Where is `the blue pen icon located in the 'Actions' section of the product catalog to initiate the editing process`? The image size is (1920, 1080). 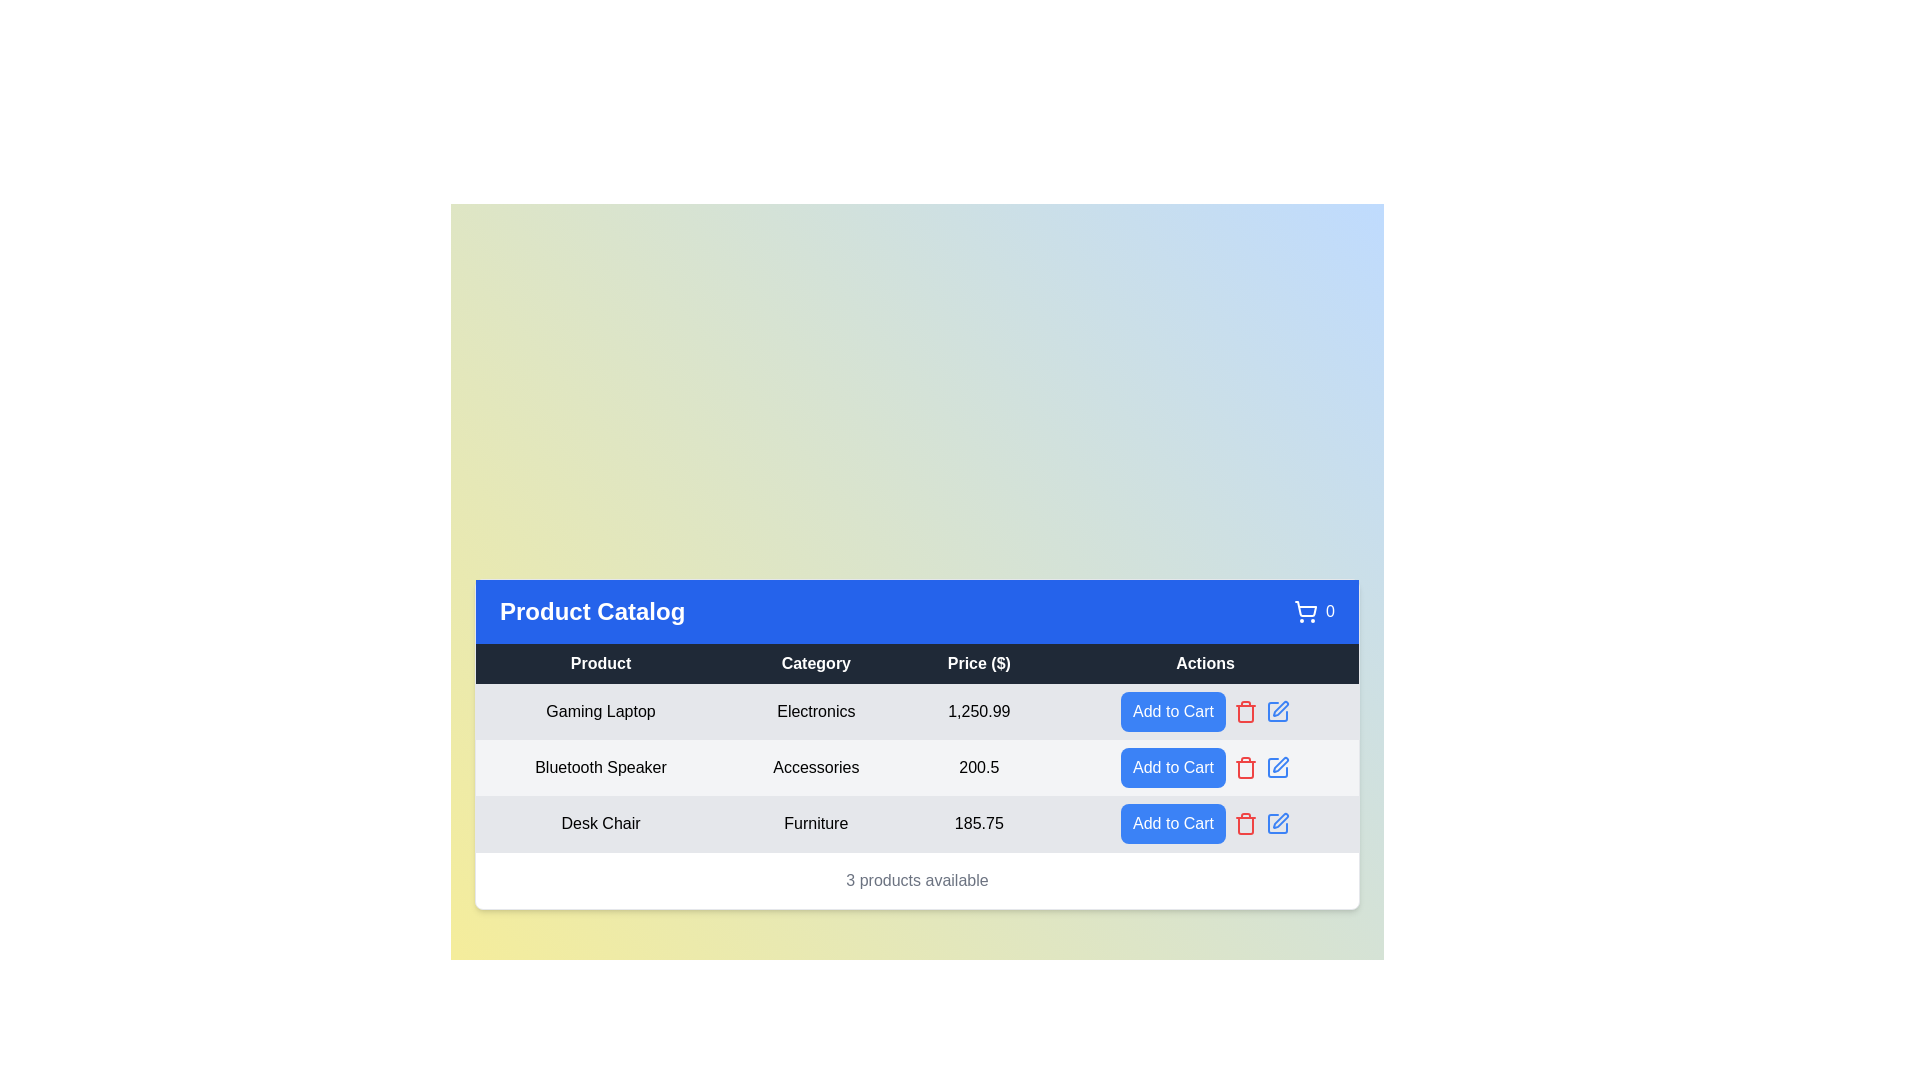
the blue pen icon located in the 'Actions' section of the product catalog to initiate the editing process is located at coordinates (1276, 710).